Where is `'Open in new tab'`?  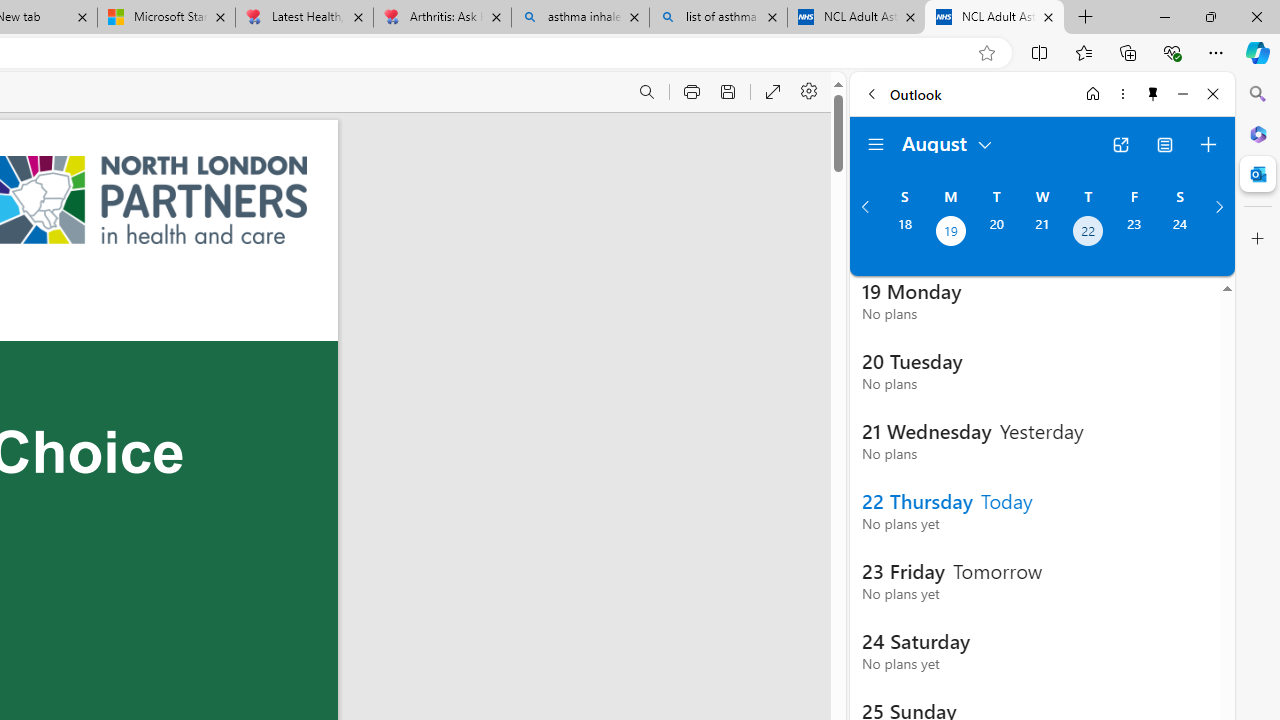 'Open in new tab' is located at coordinates (1120, 144).